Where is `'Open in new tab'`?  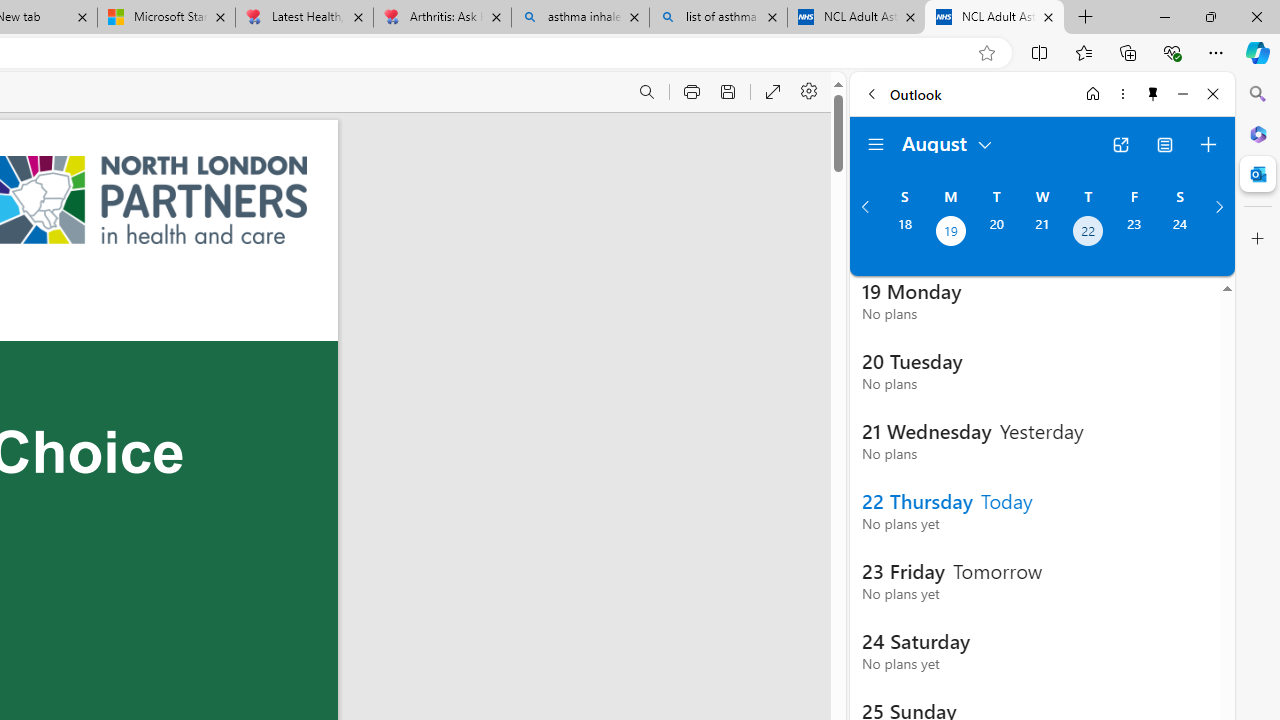 'Open in new tab' is located at coordinates (1120, 144).